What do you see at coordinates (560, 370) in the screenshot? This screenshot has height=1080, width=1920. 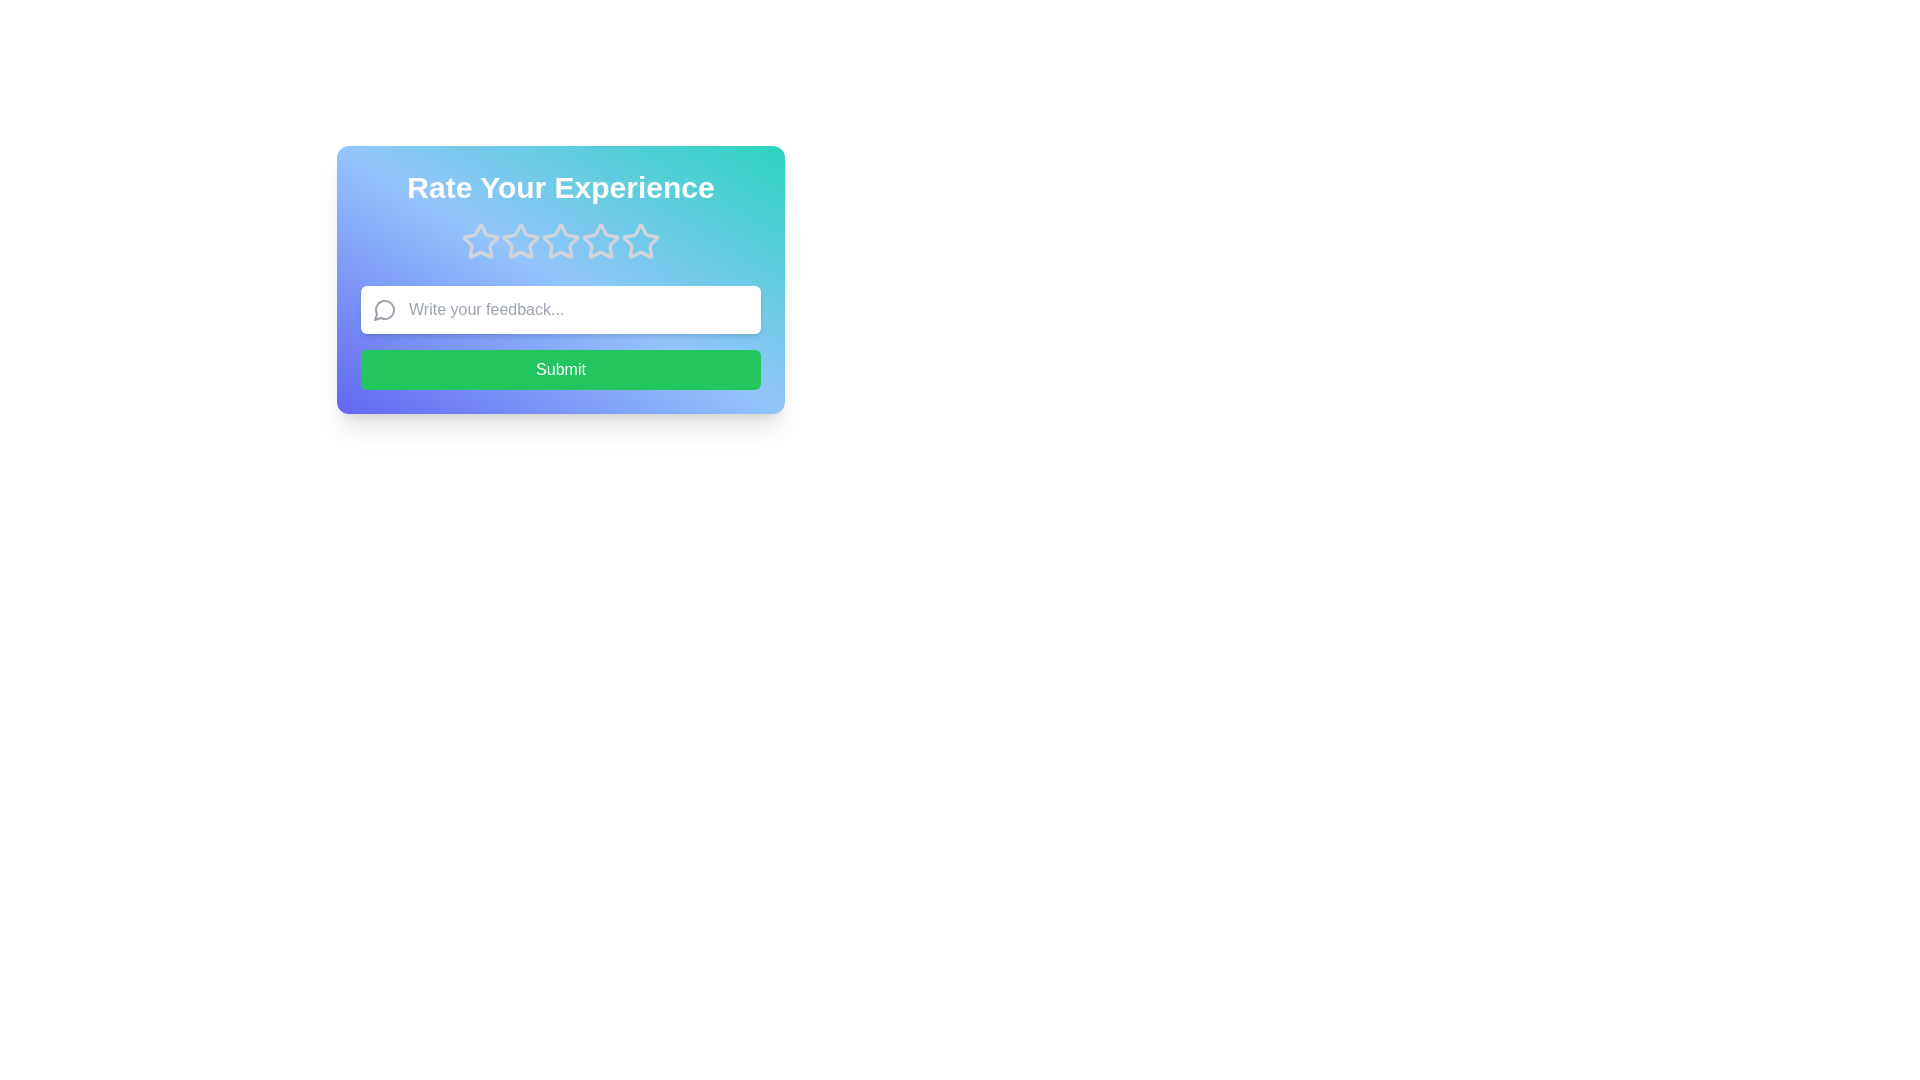 I see `submit button to submit the feedback` at bounding box center [560, 370].